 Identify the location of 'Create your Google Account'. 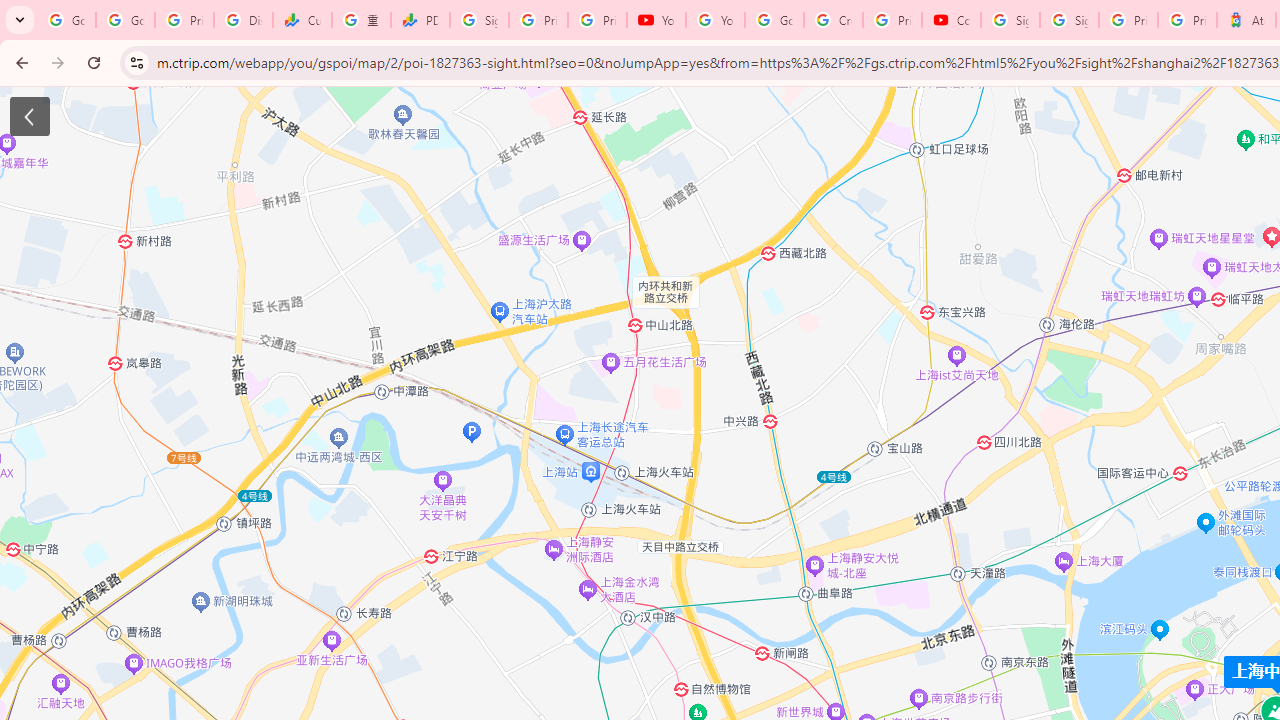
(833, 20).